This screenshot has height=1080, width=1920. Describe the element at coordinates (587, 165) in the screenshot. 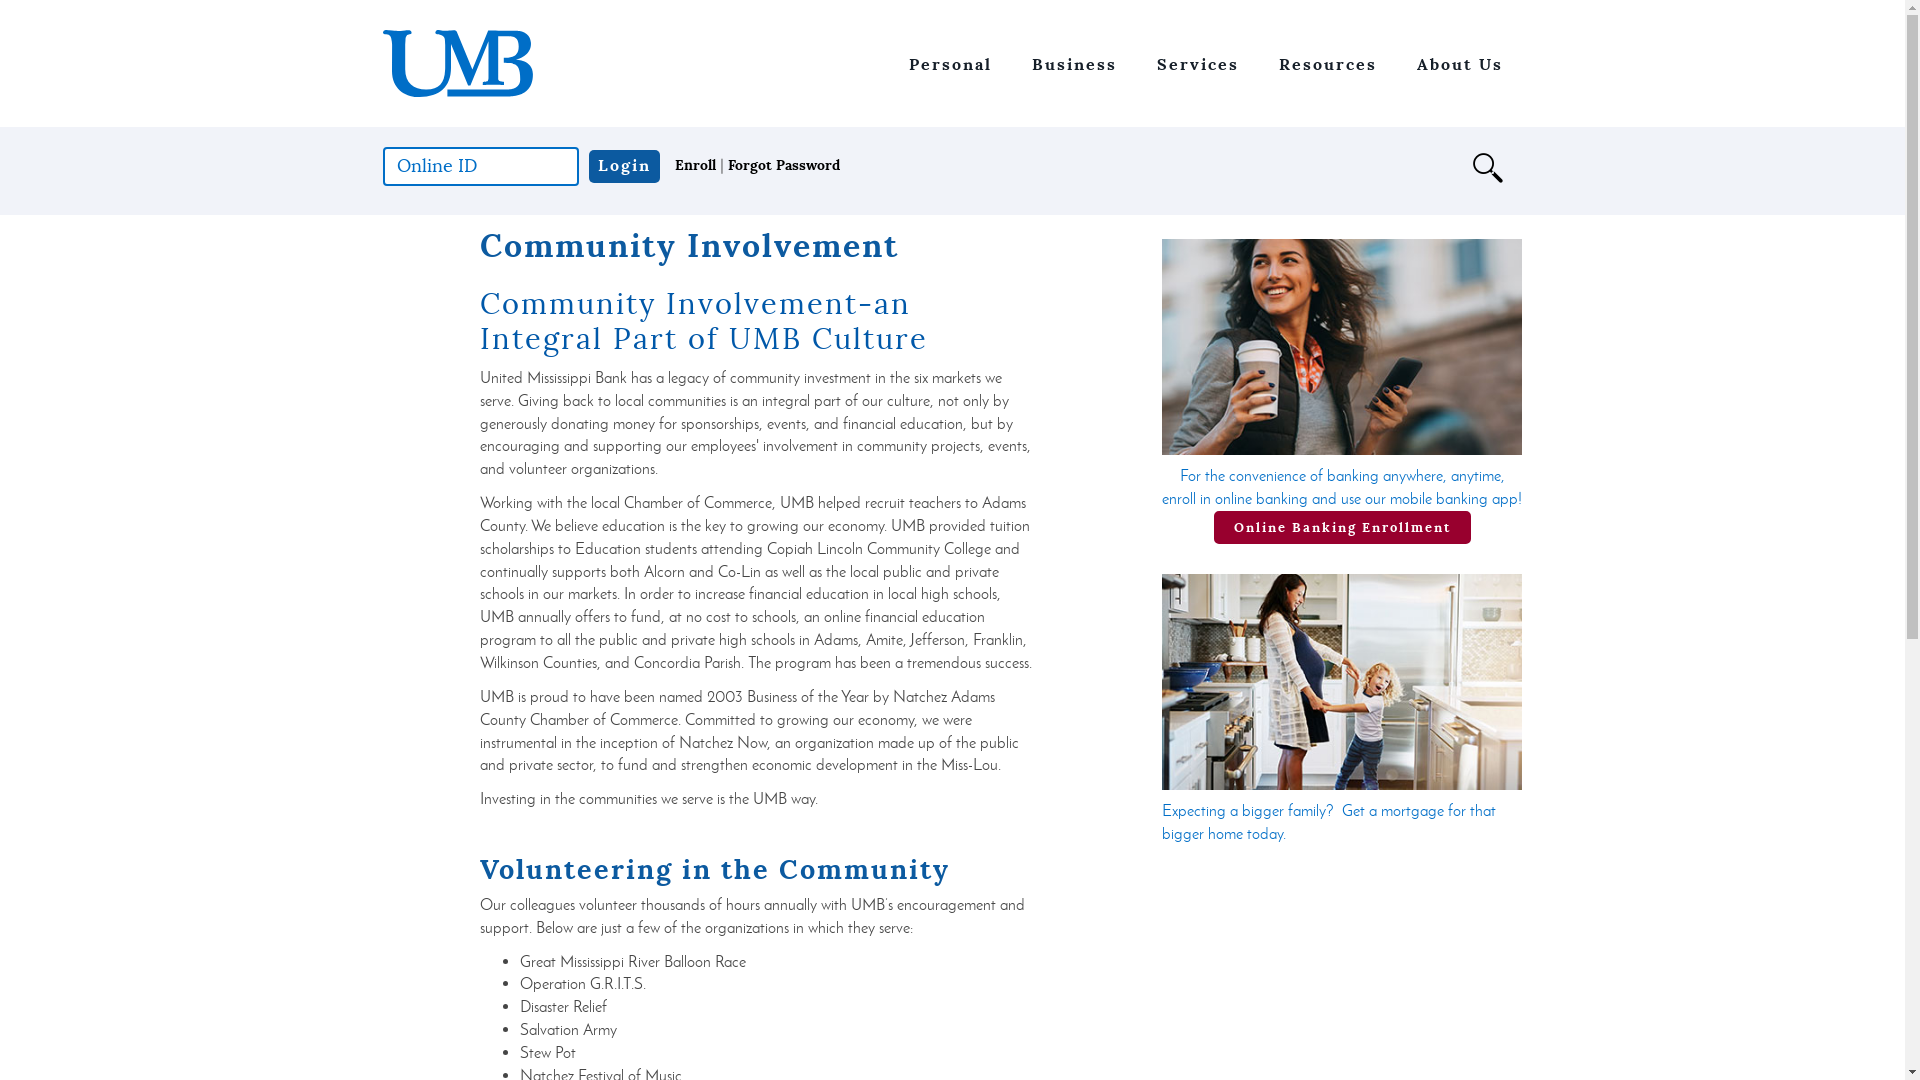

I see `'Login'` at that location.